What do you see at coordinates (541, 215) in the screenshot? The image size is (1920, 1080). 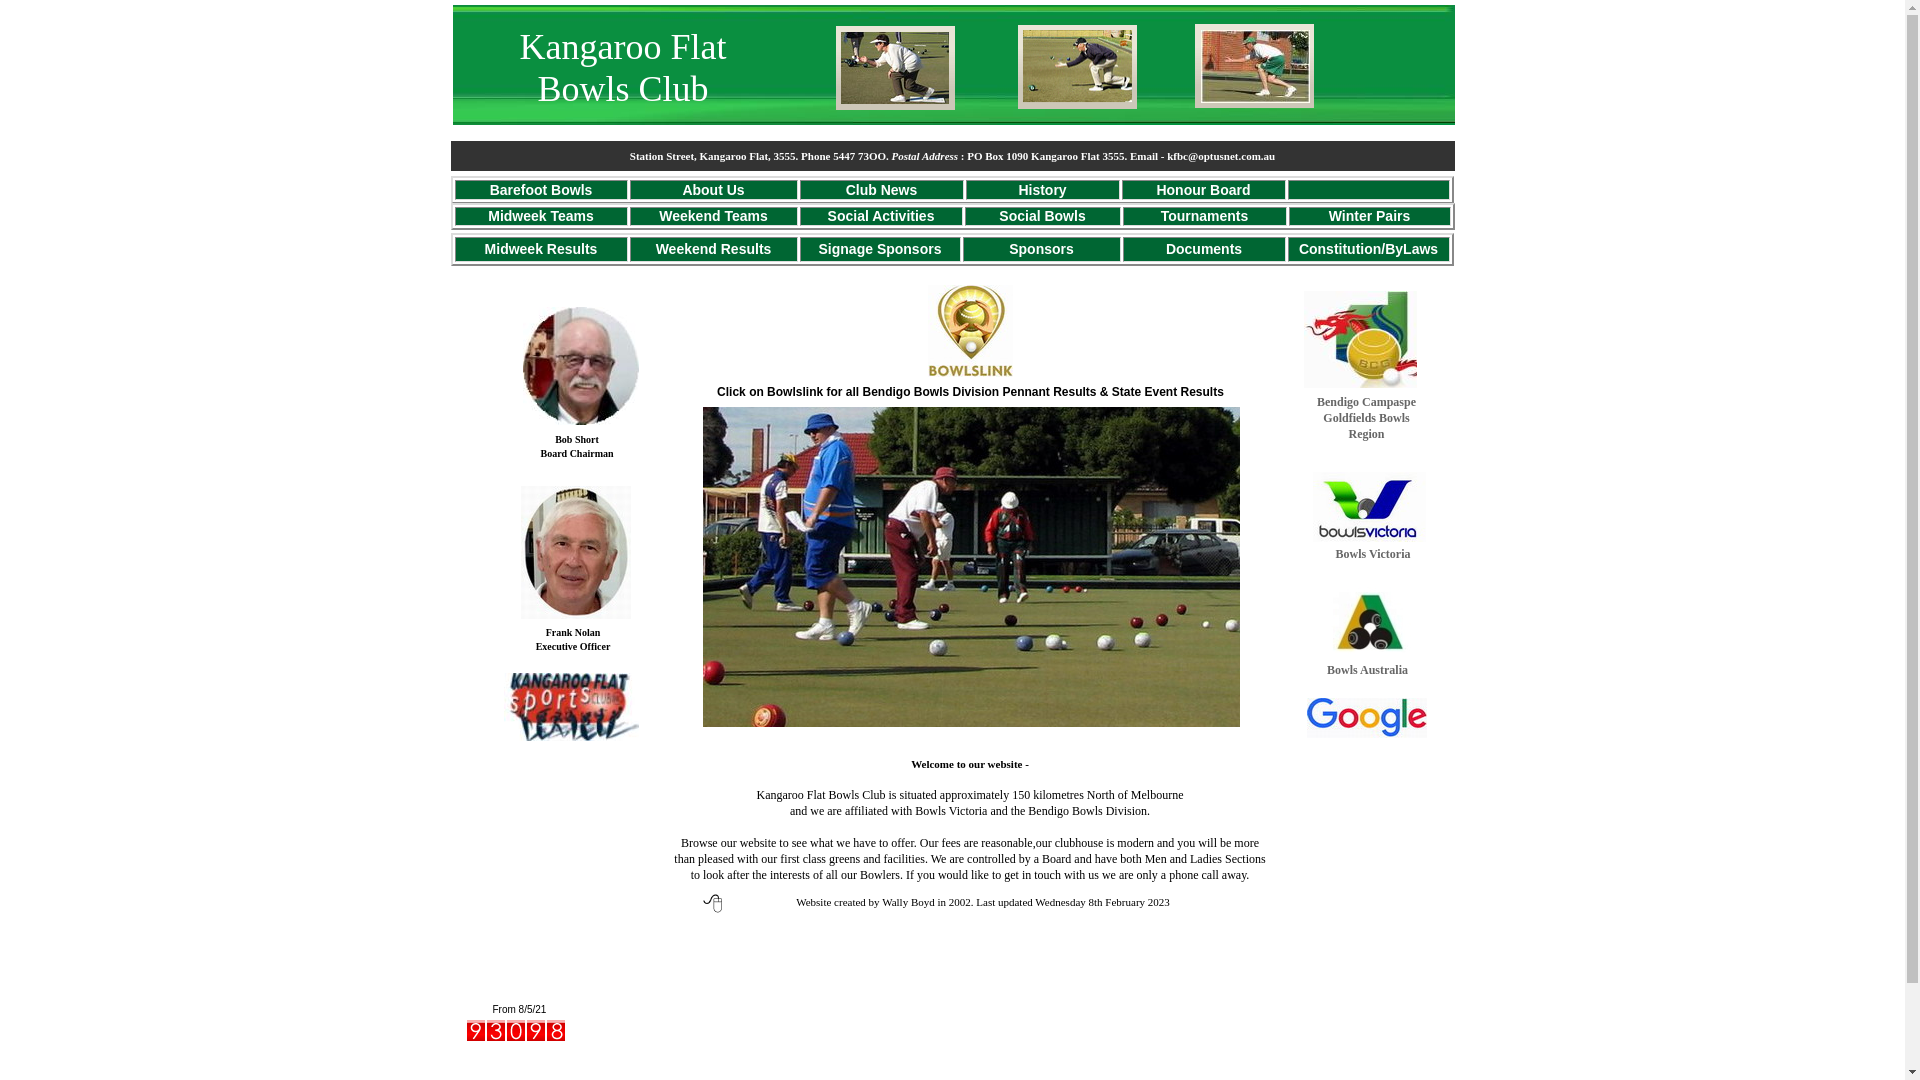 I see `'Midweek Teams'` at bounding box center [541, 215].